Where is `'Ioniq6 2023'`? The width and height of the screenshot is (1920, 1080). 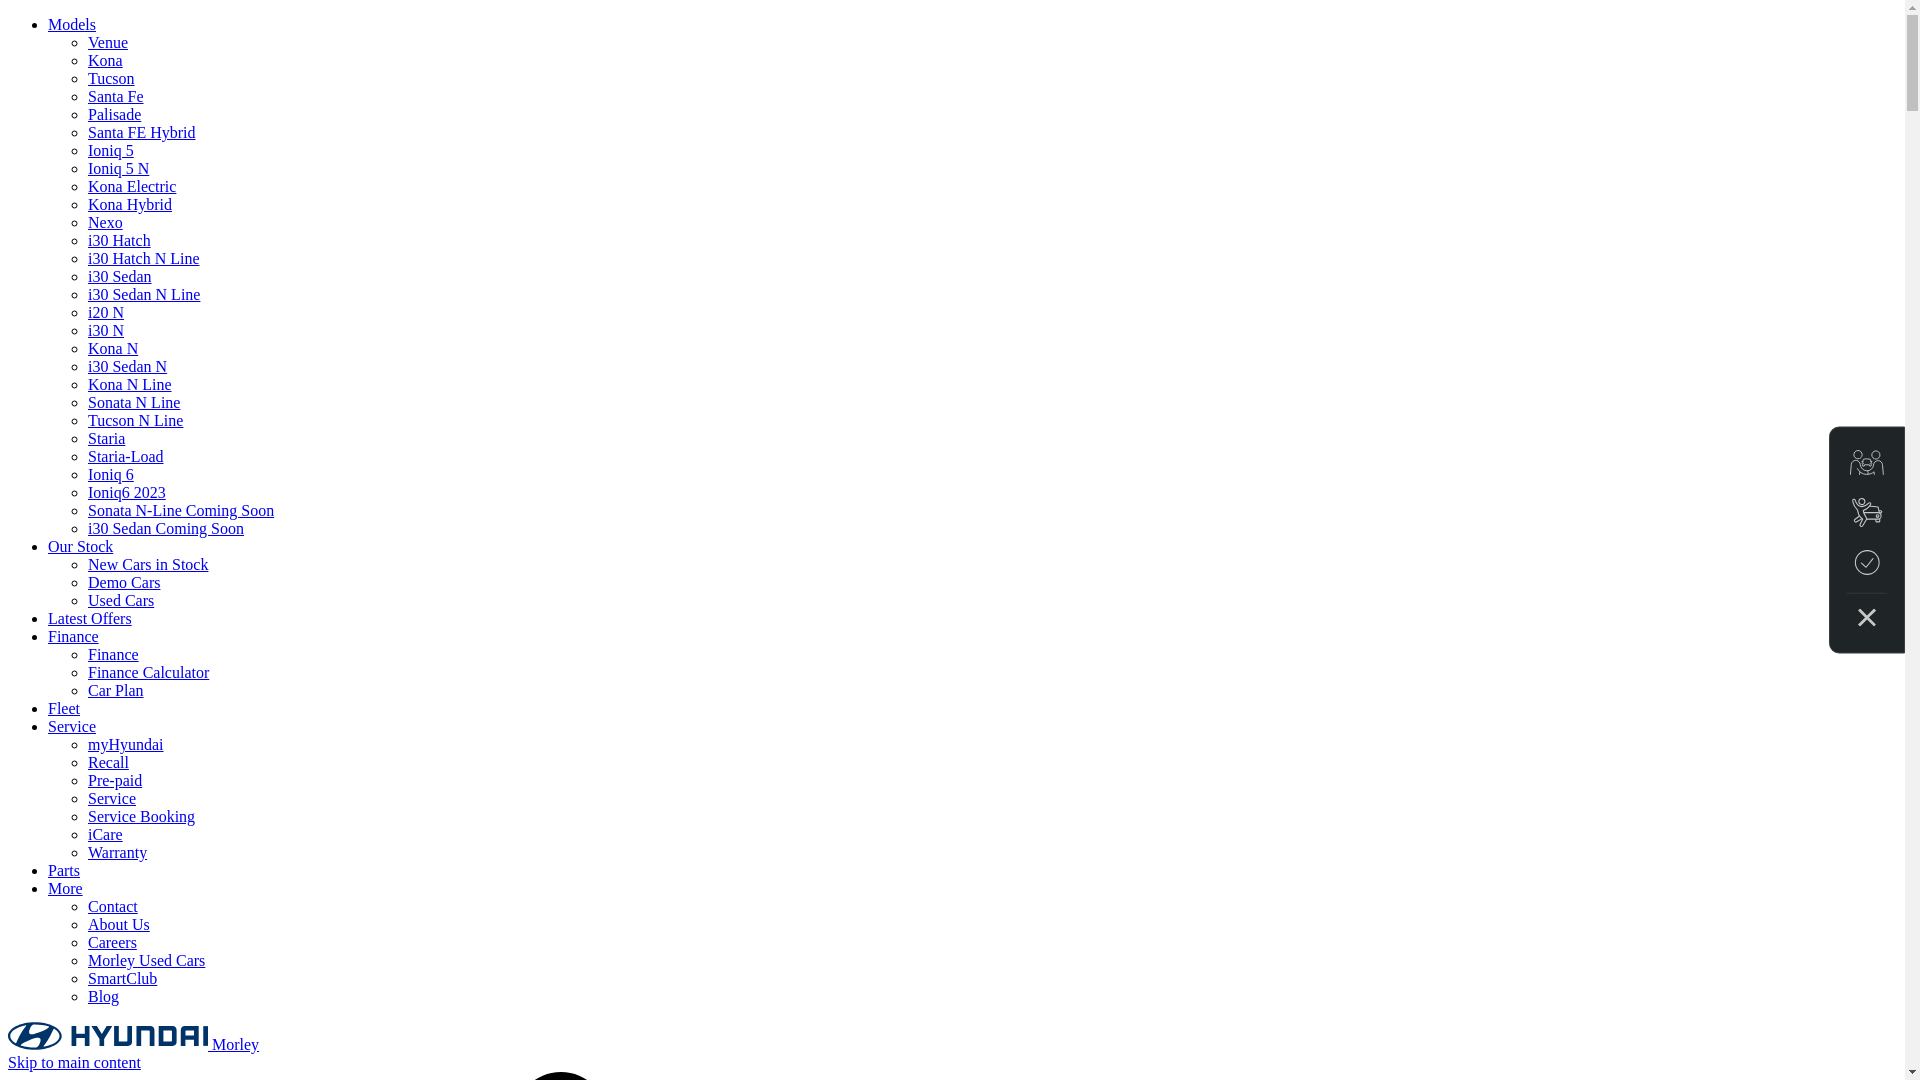
'Ioniq6 2023' is located at coordinates (125, 492).